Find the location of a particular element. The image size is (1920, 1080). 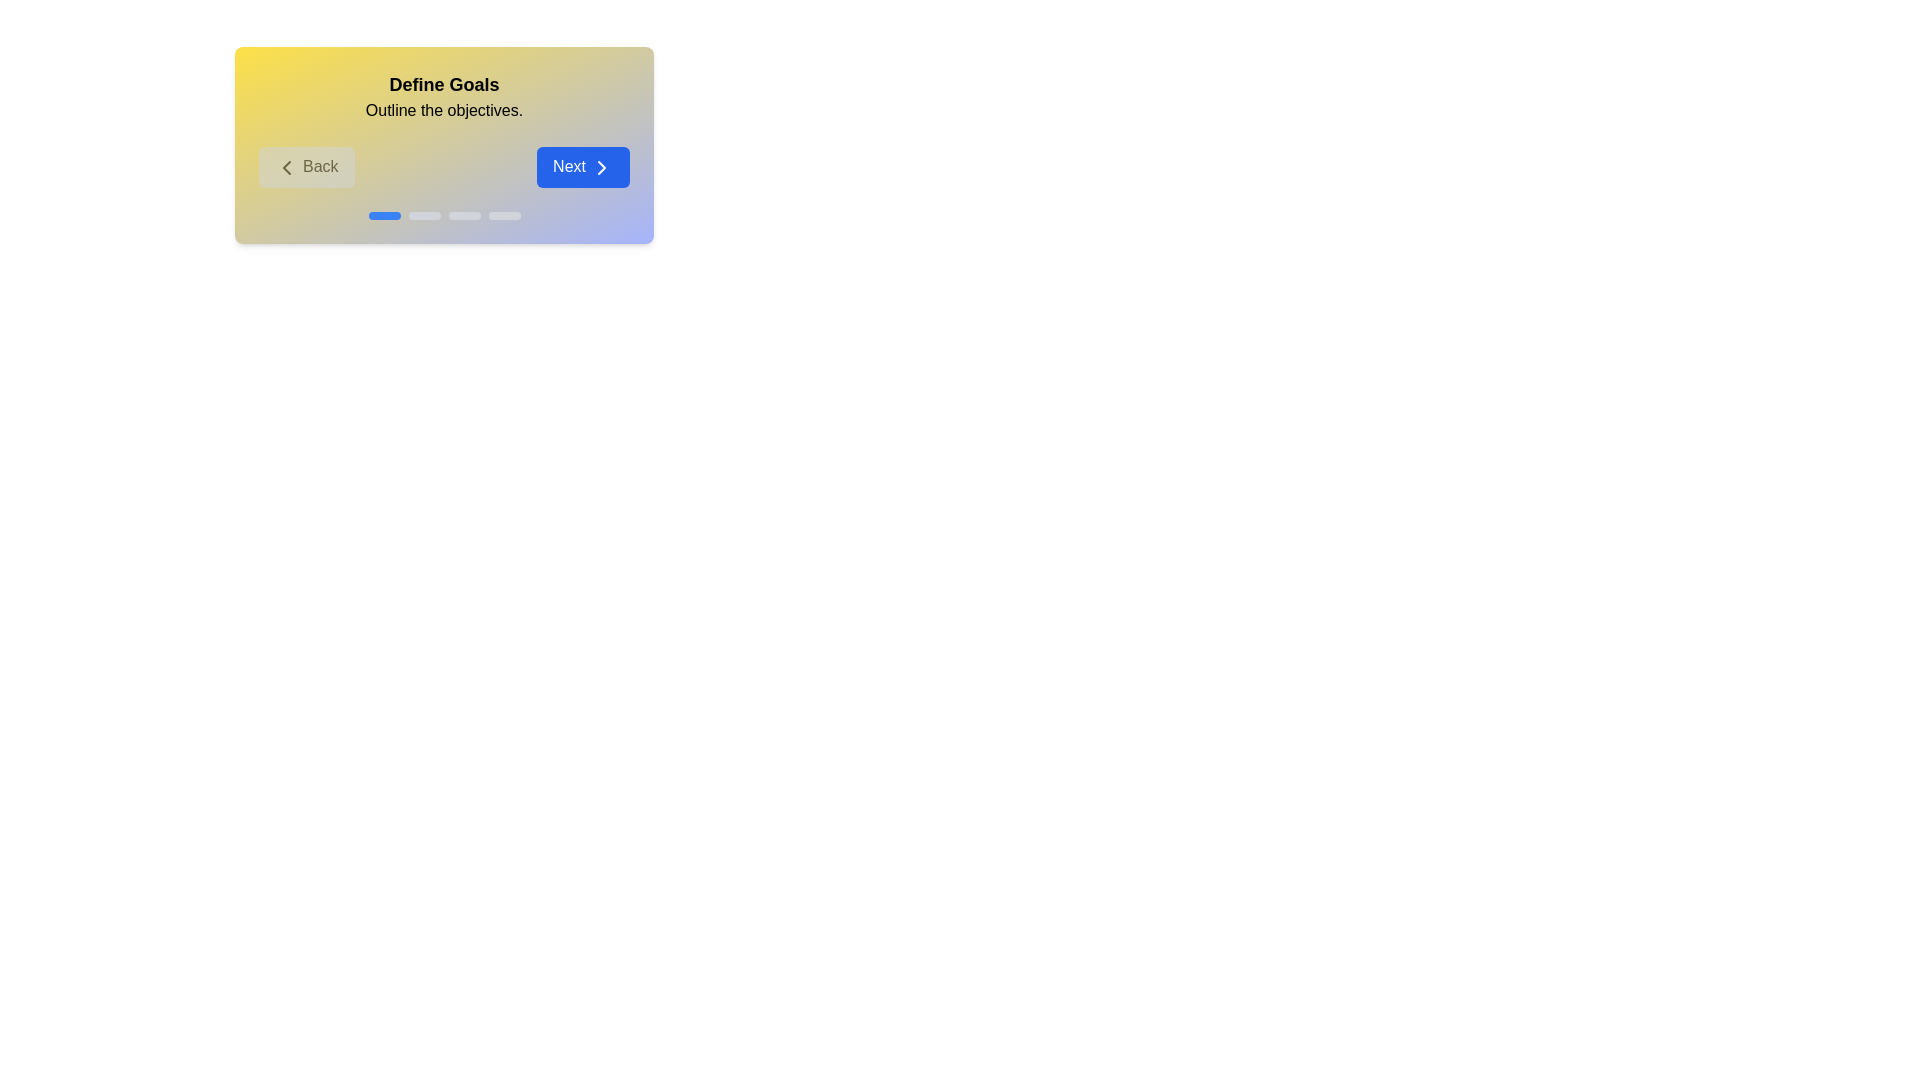

the progress indicator corresponding to stage 2 is located at coordinates (423, 215).